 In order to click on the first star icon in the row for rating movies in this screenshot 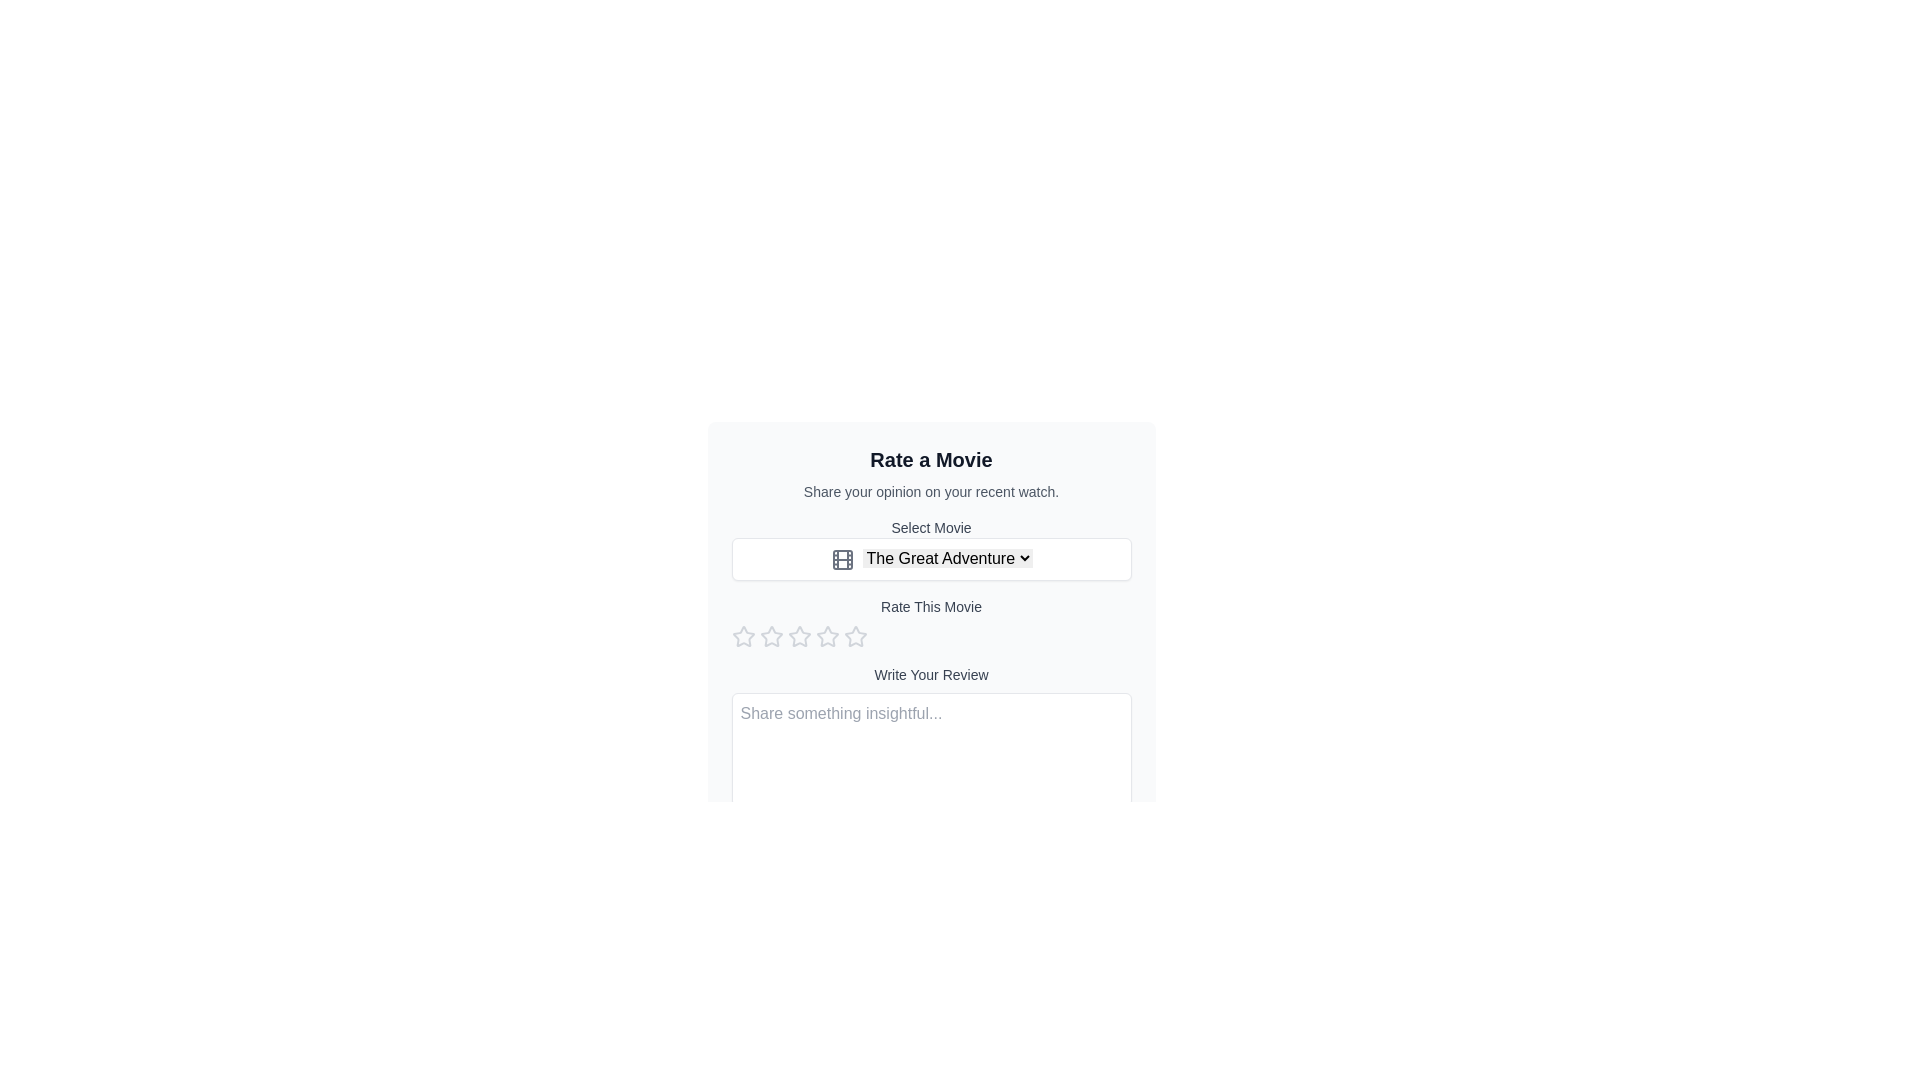, I will do `click(742, 636)`.